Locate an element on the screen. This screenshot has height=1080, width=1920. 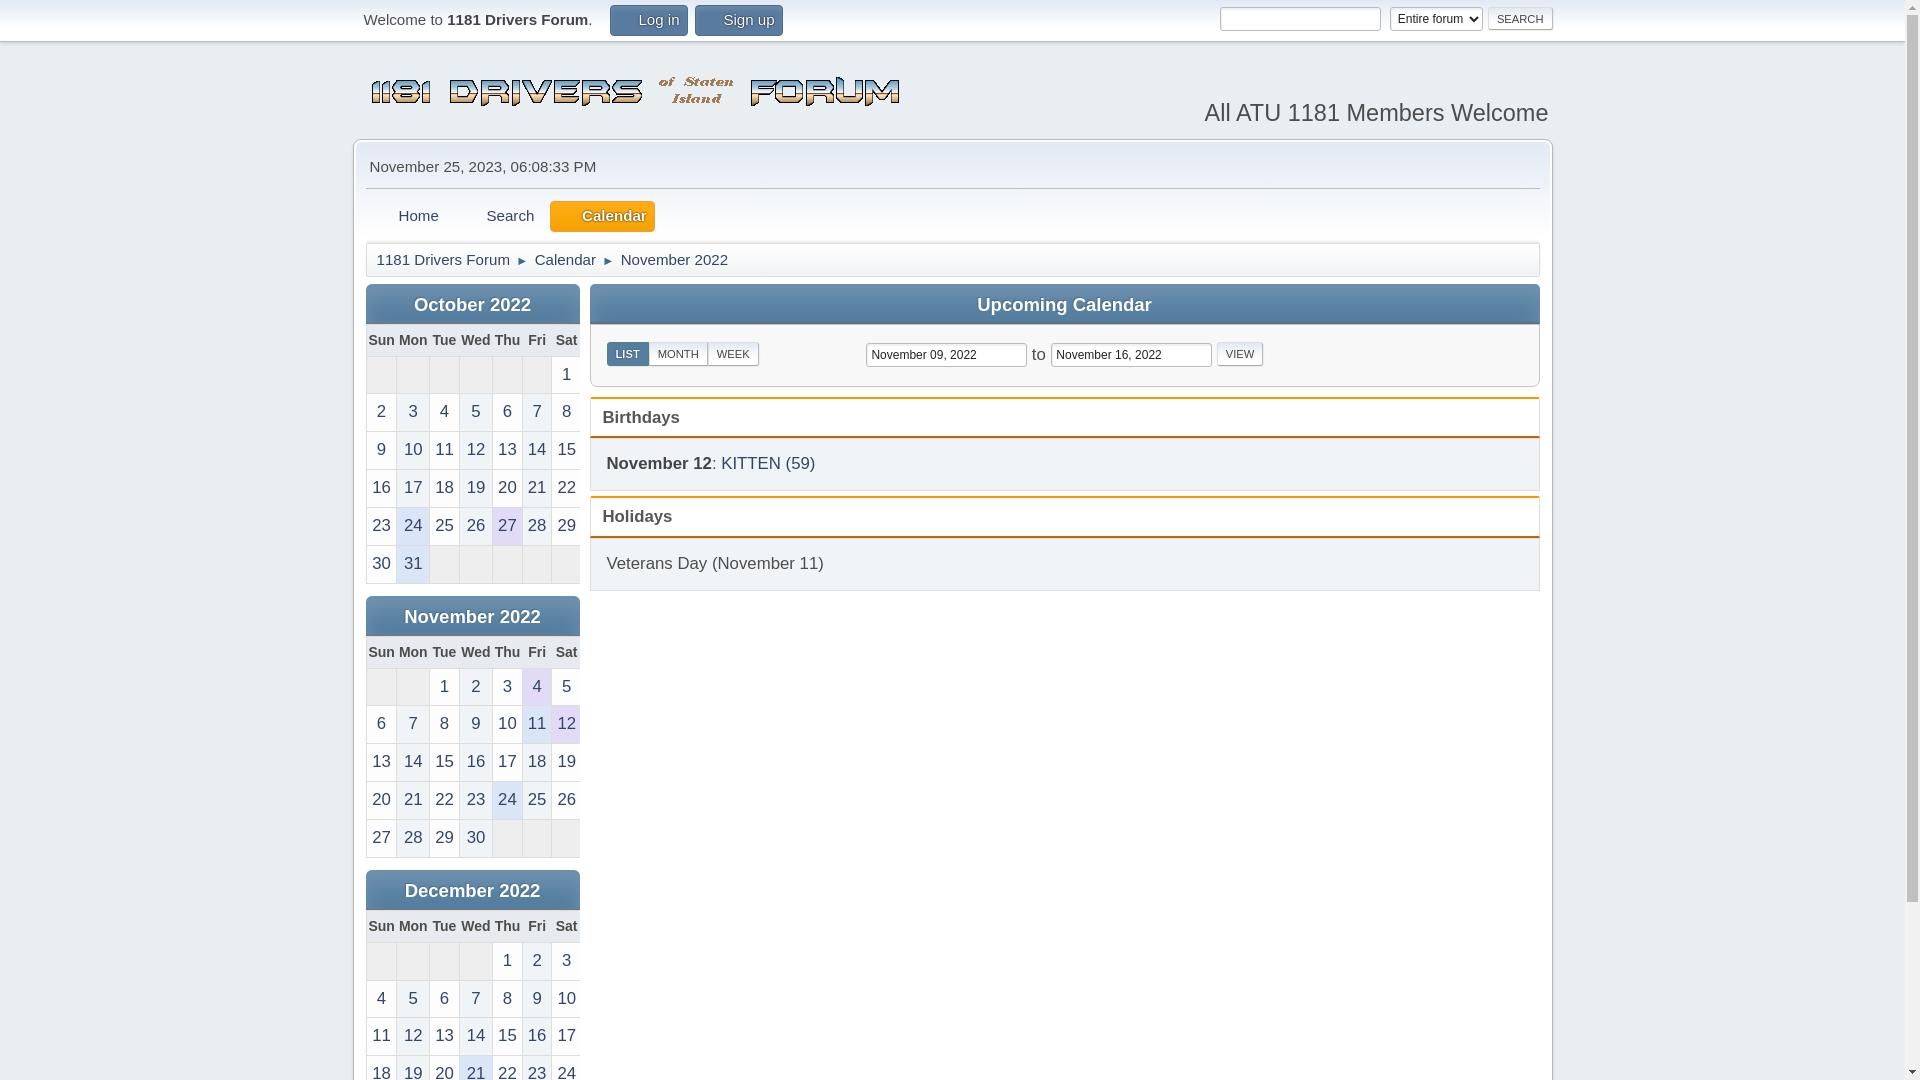
'31' is located at coordinates (397, 564).